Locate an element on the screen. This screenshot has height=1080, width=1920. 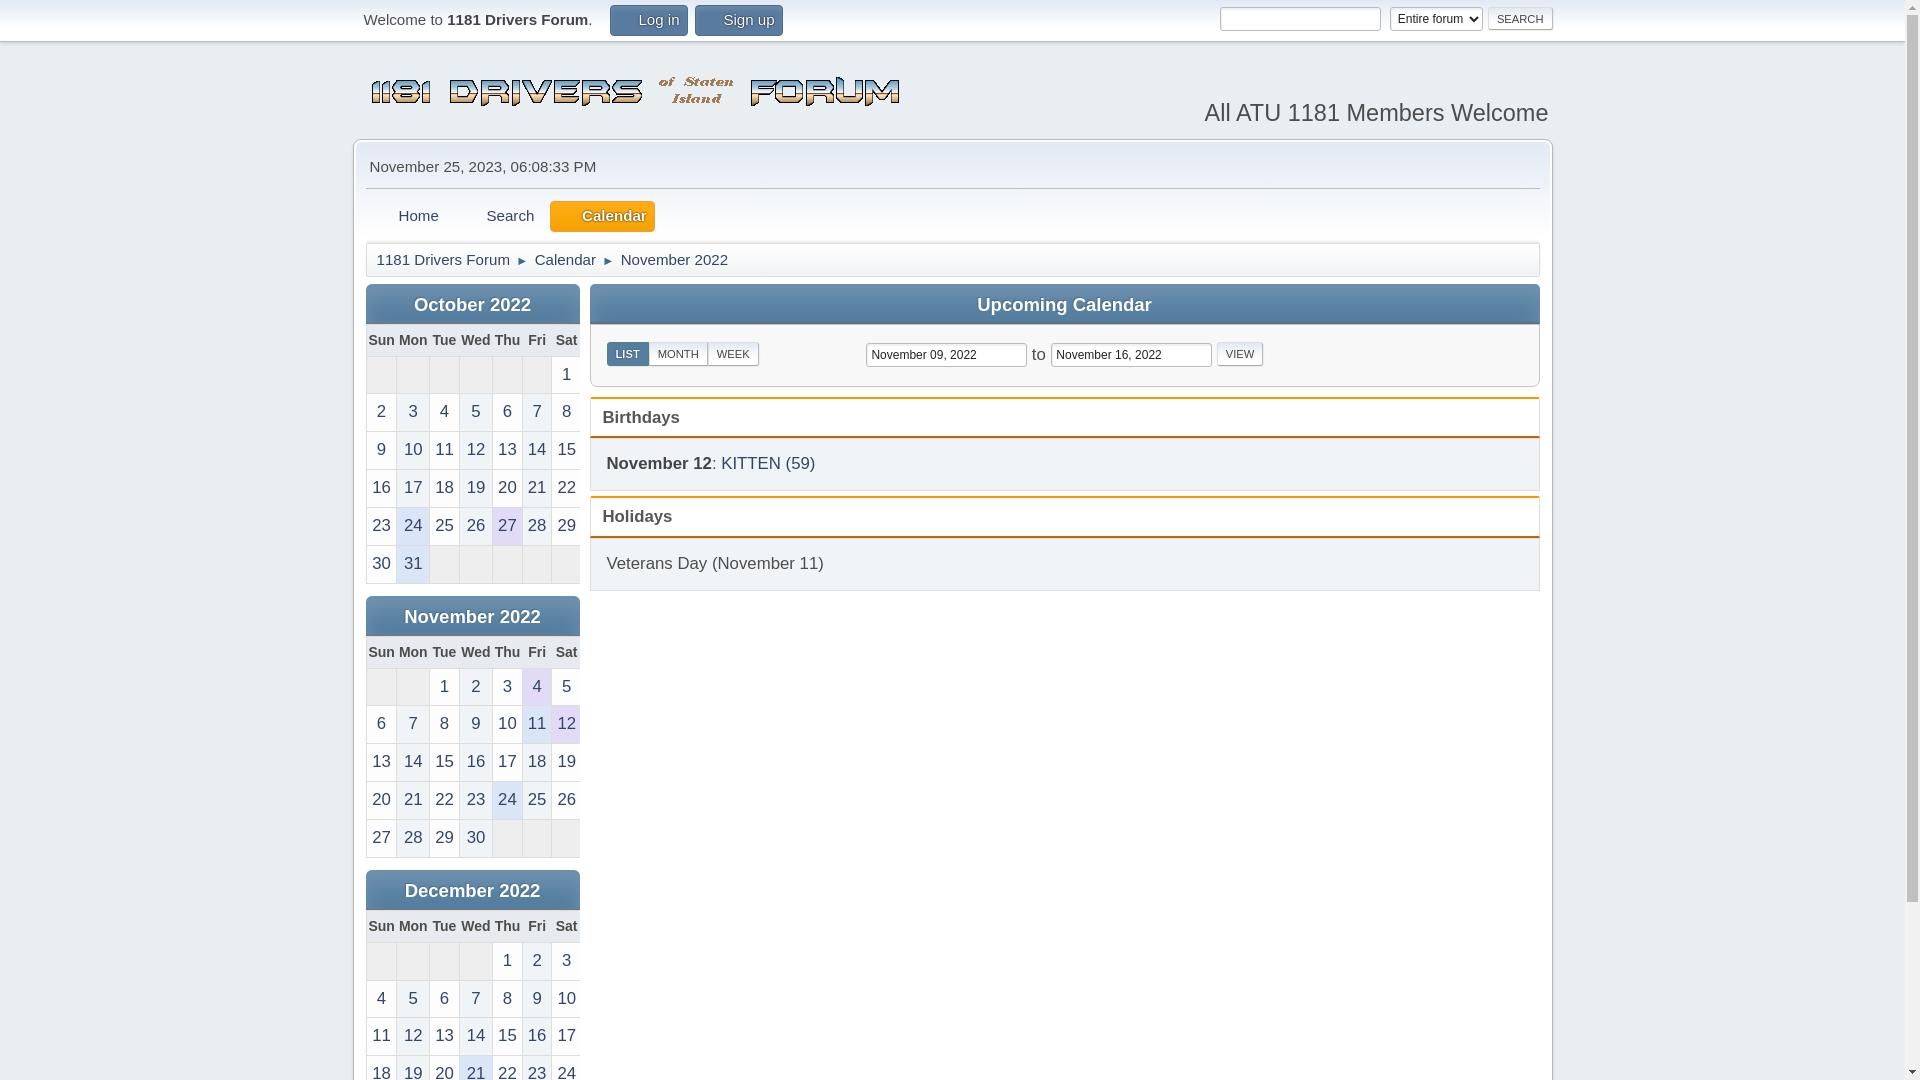
'31' is located at coordinates (397, 564).